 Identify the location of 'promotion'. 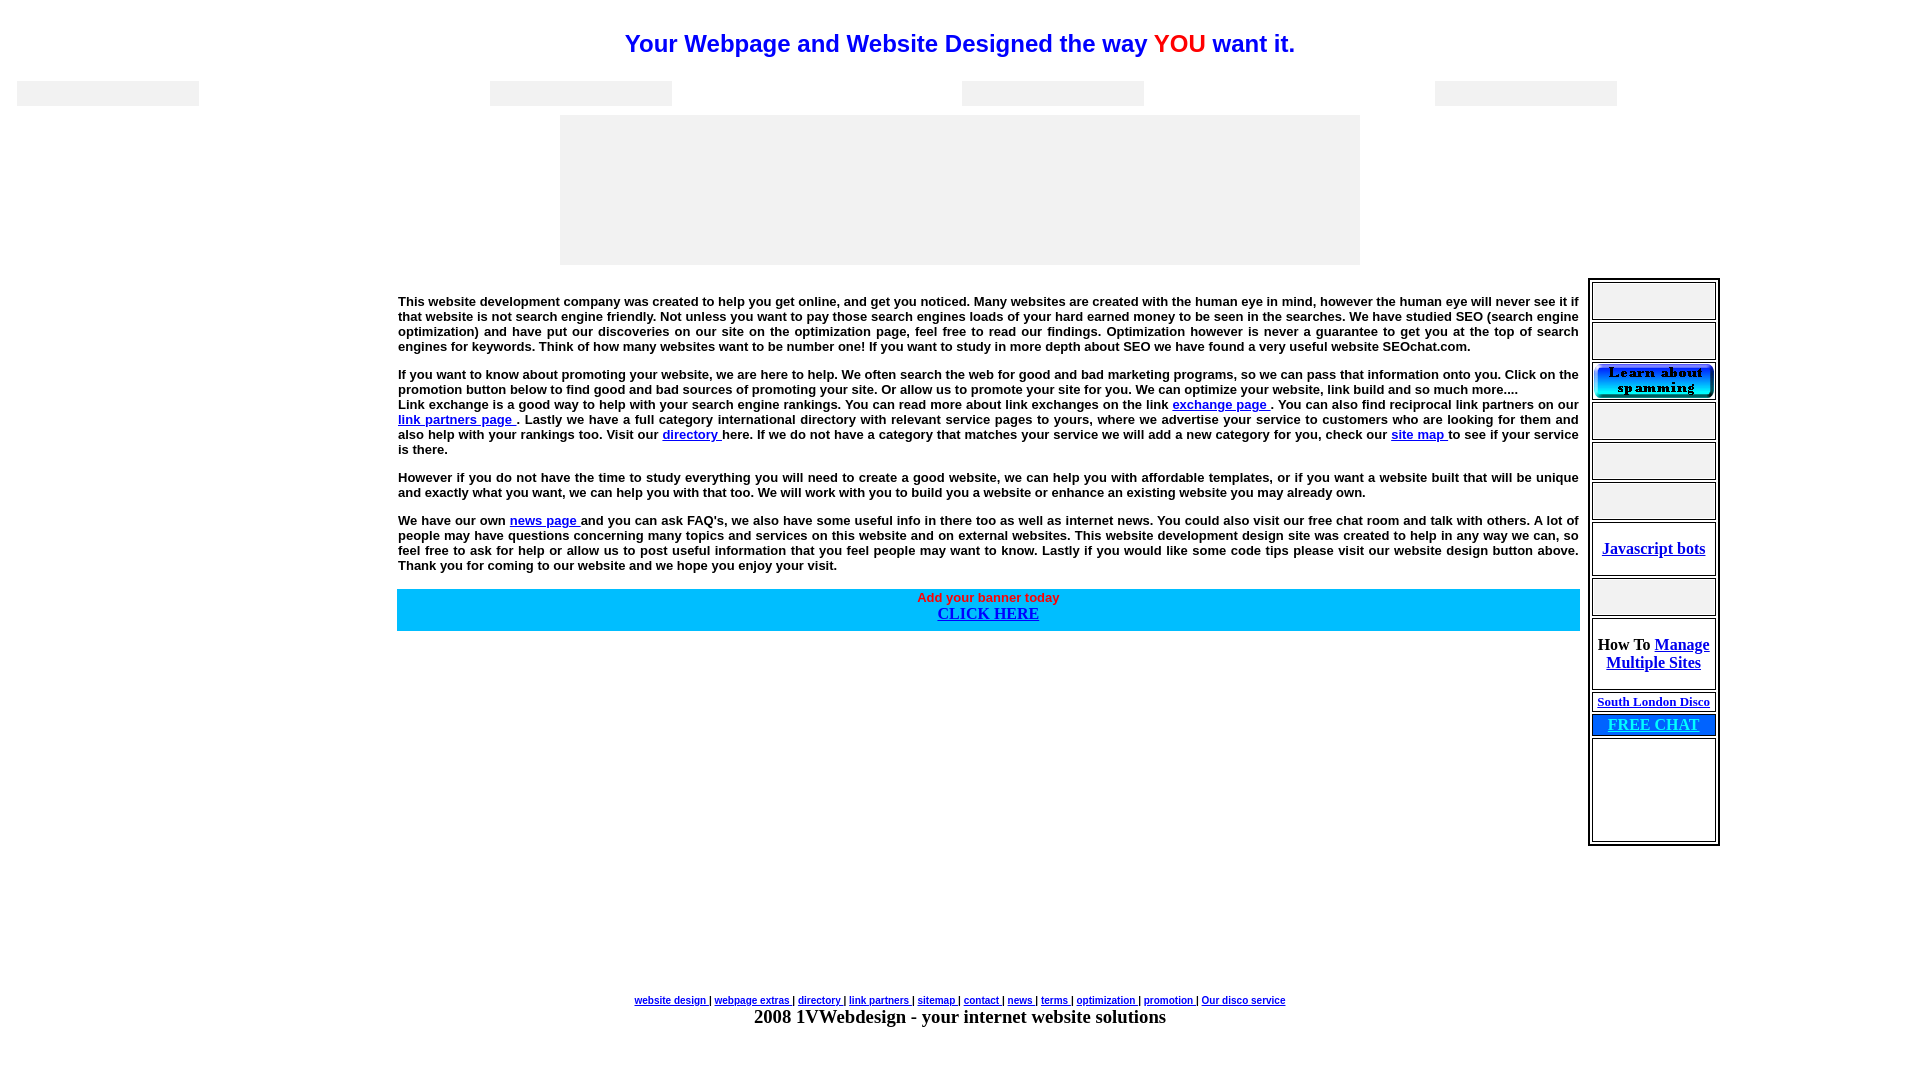
(1170, 1000).